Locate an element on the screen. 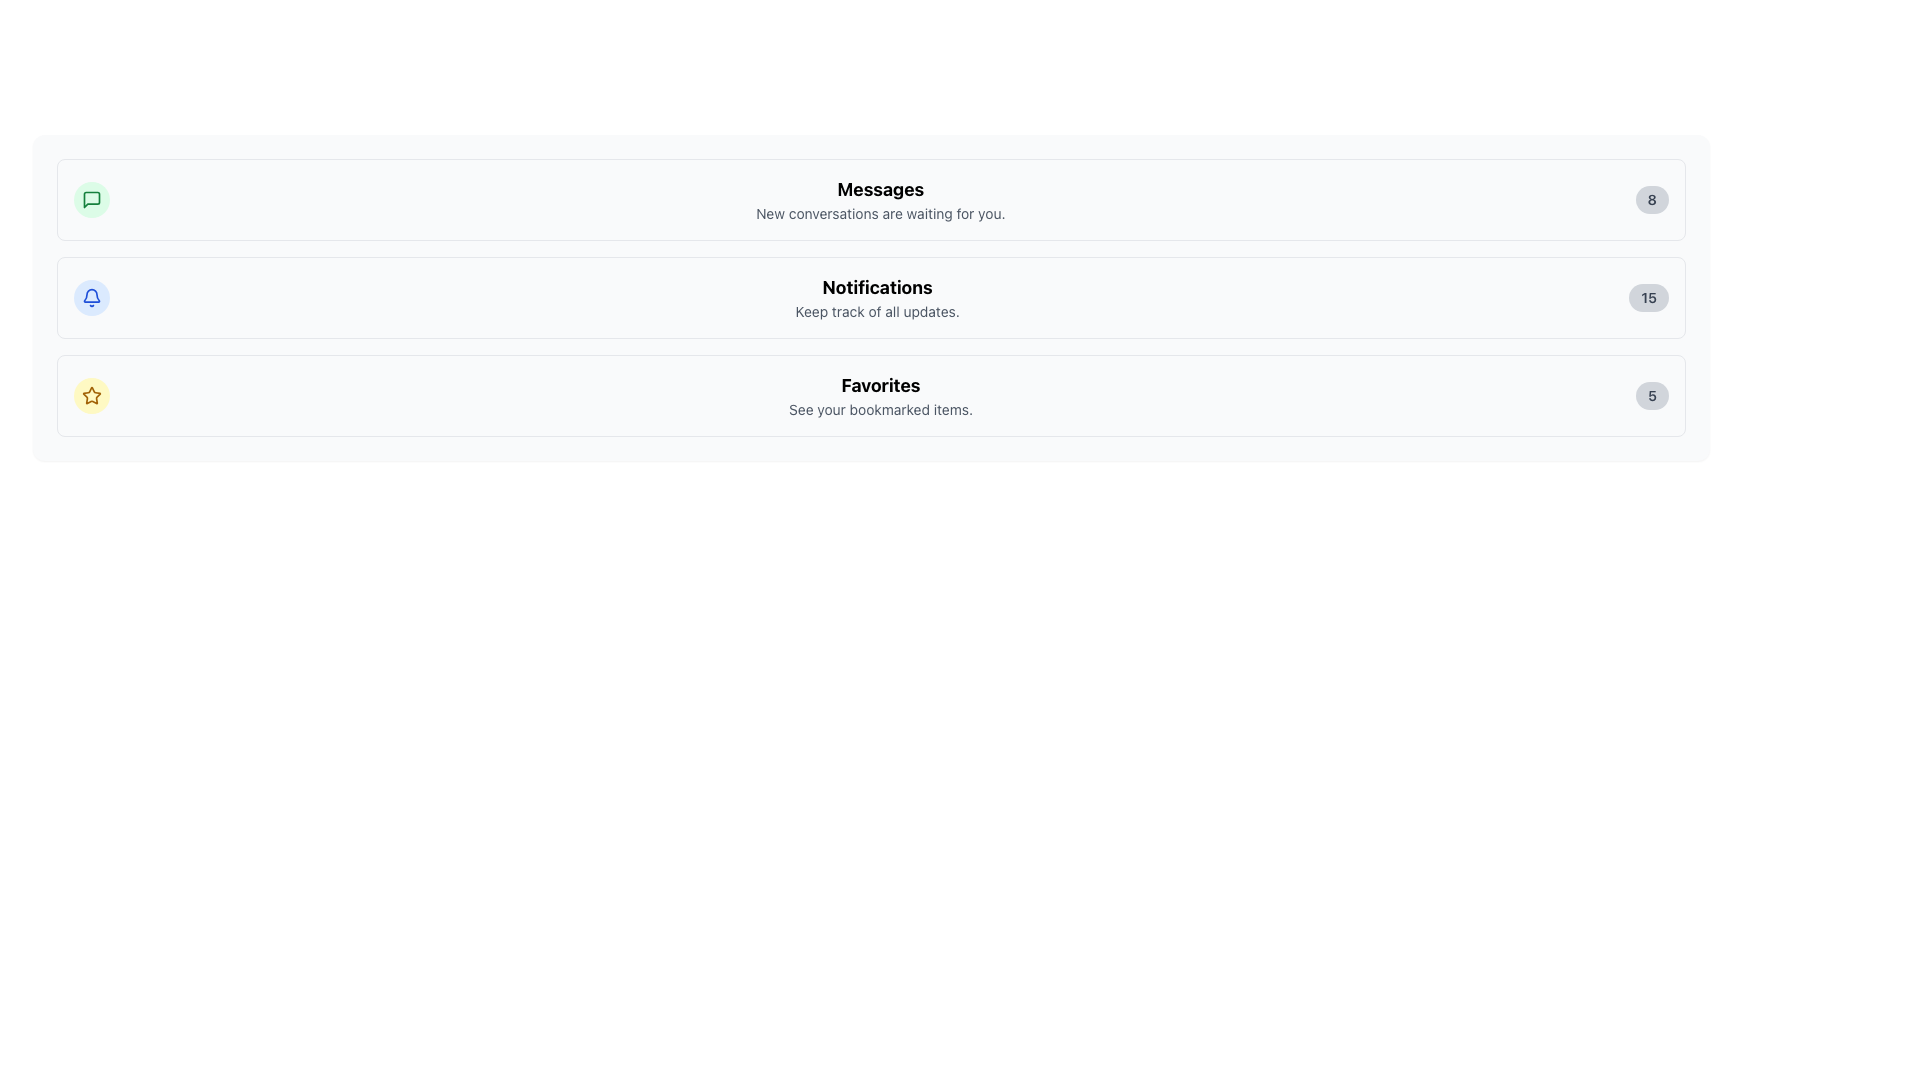 The image size is (1920, 1080). the 'Notifications' text label element, which is prominently displayed in bold and large font with black text on a white background, located centrally below 'Messages' and above 'Favorites' is located at coordinates (877, 288).